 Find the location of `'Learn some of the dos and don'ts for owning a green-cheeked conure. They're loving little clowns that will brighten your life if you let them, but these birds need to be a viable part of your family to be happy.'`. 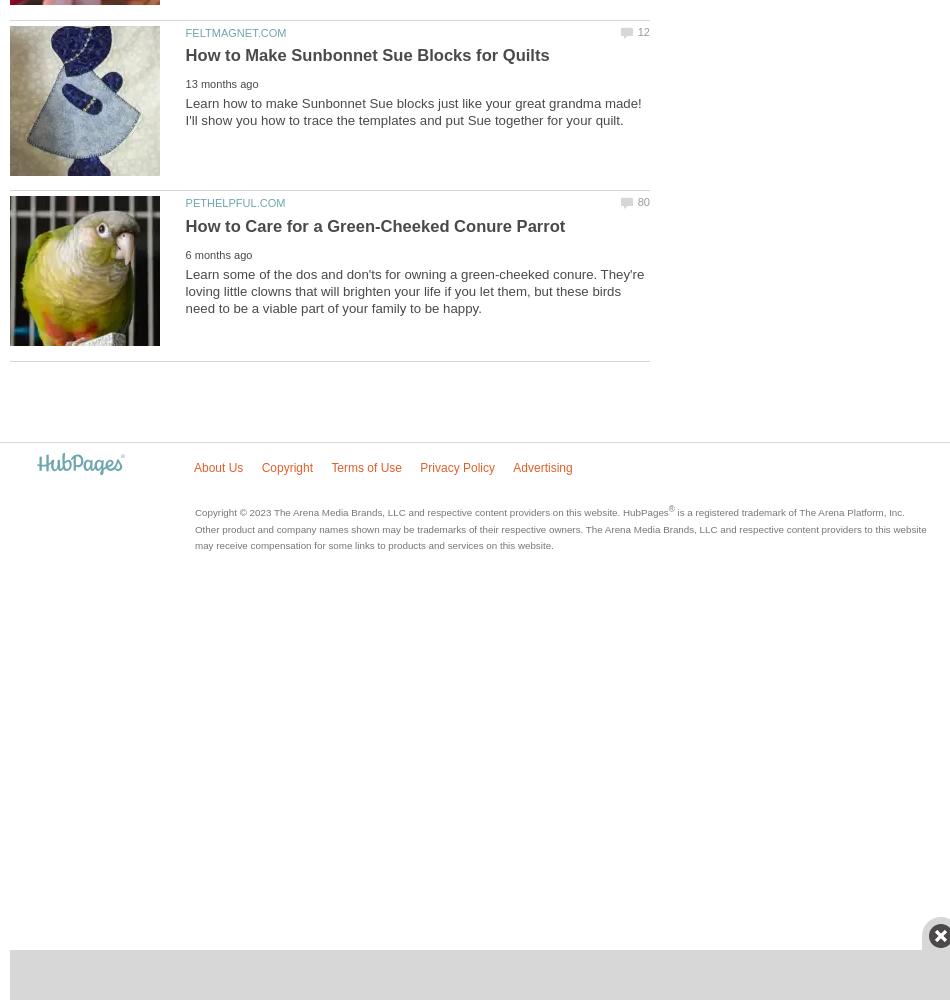

'Learn some of the dos and don'ts for owning a green-cheeked conure. They're loving little clowns that will brighten your life if you let them, but these birds need to be a viable part of your family to be happy.' is located at coordinates (413, 291).